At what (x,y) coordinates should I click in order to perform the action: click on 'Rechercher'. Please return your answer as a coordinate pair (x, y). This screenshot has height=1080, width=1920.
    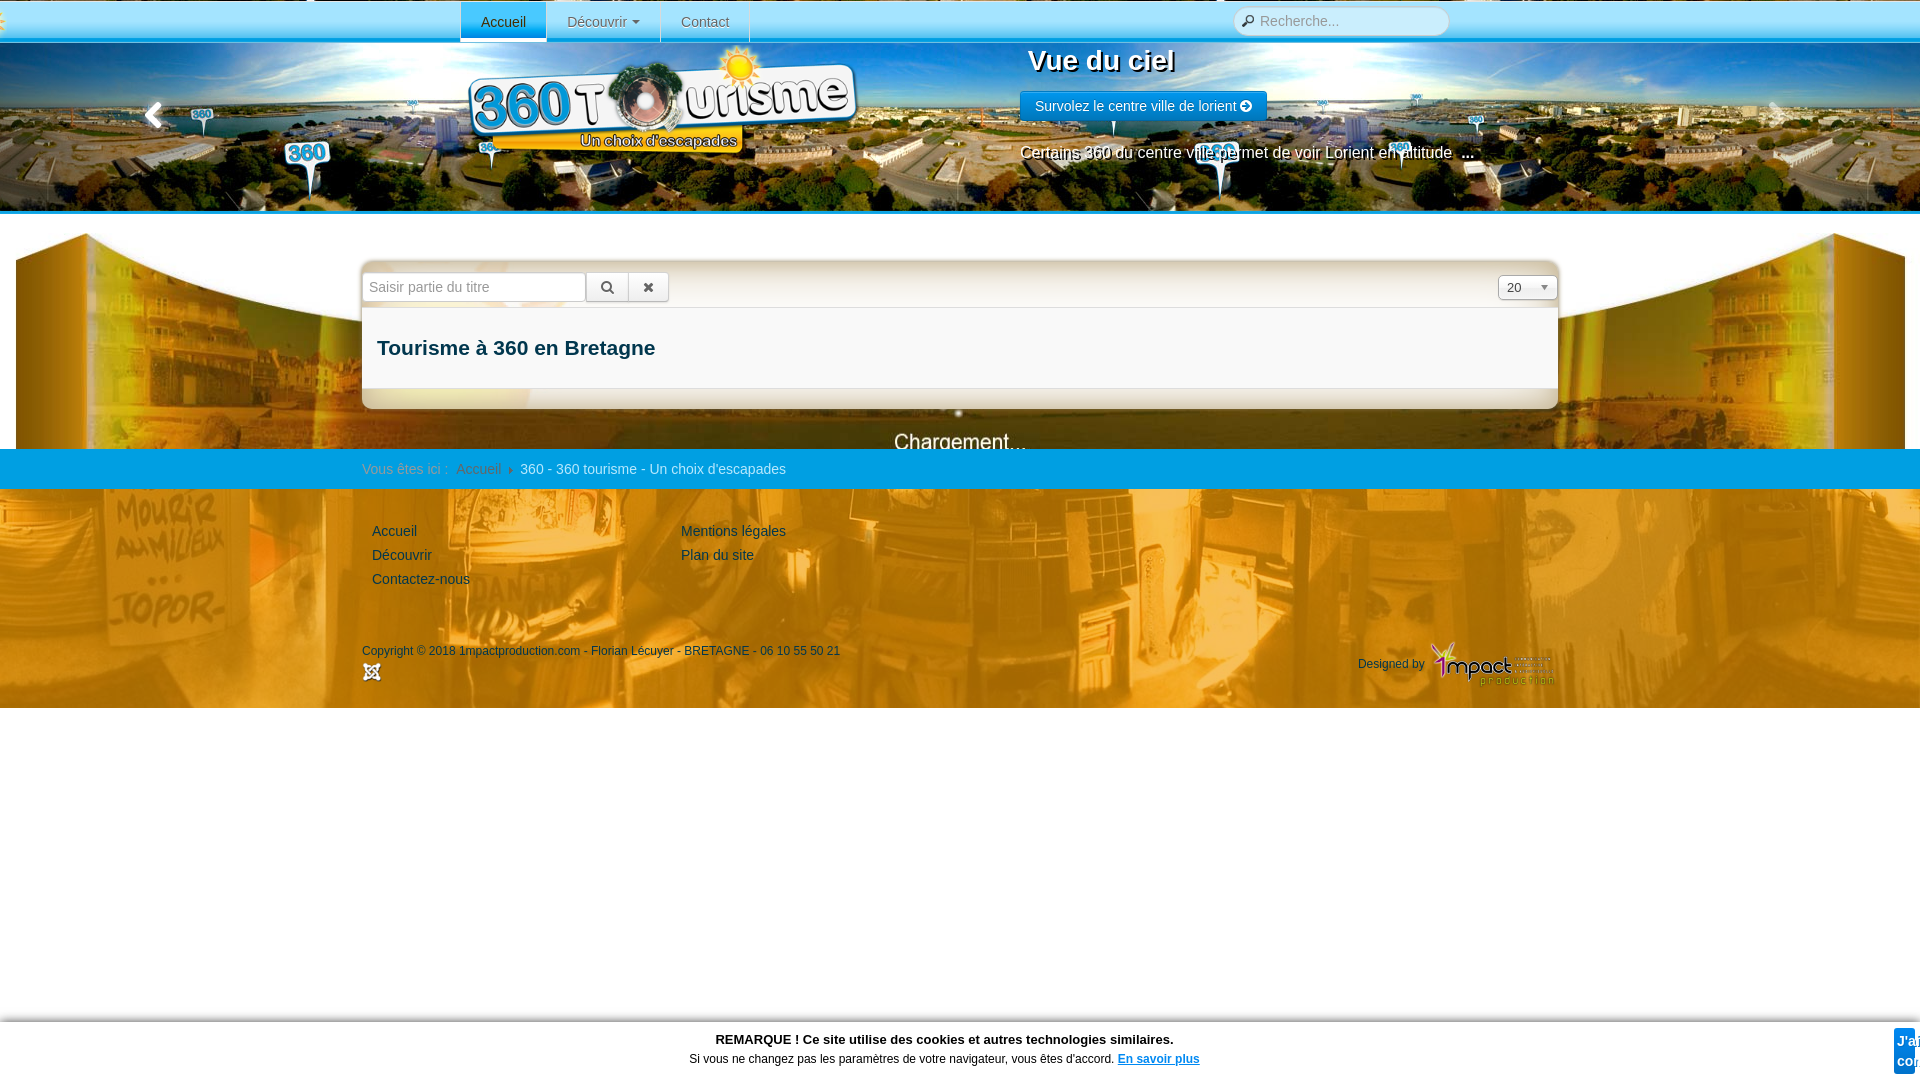
    Looking at the image, I should click on (606, 286).